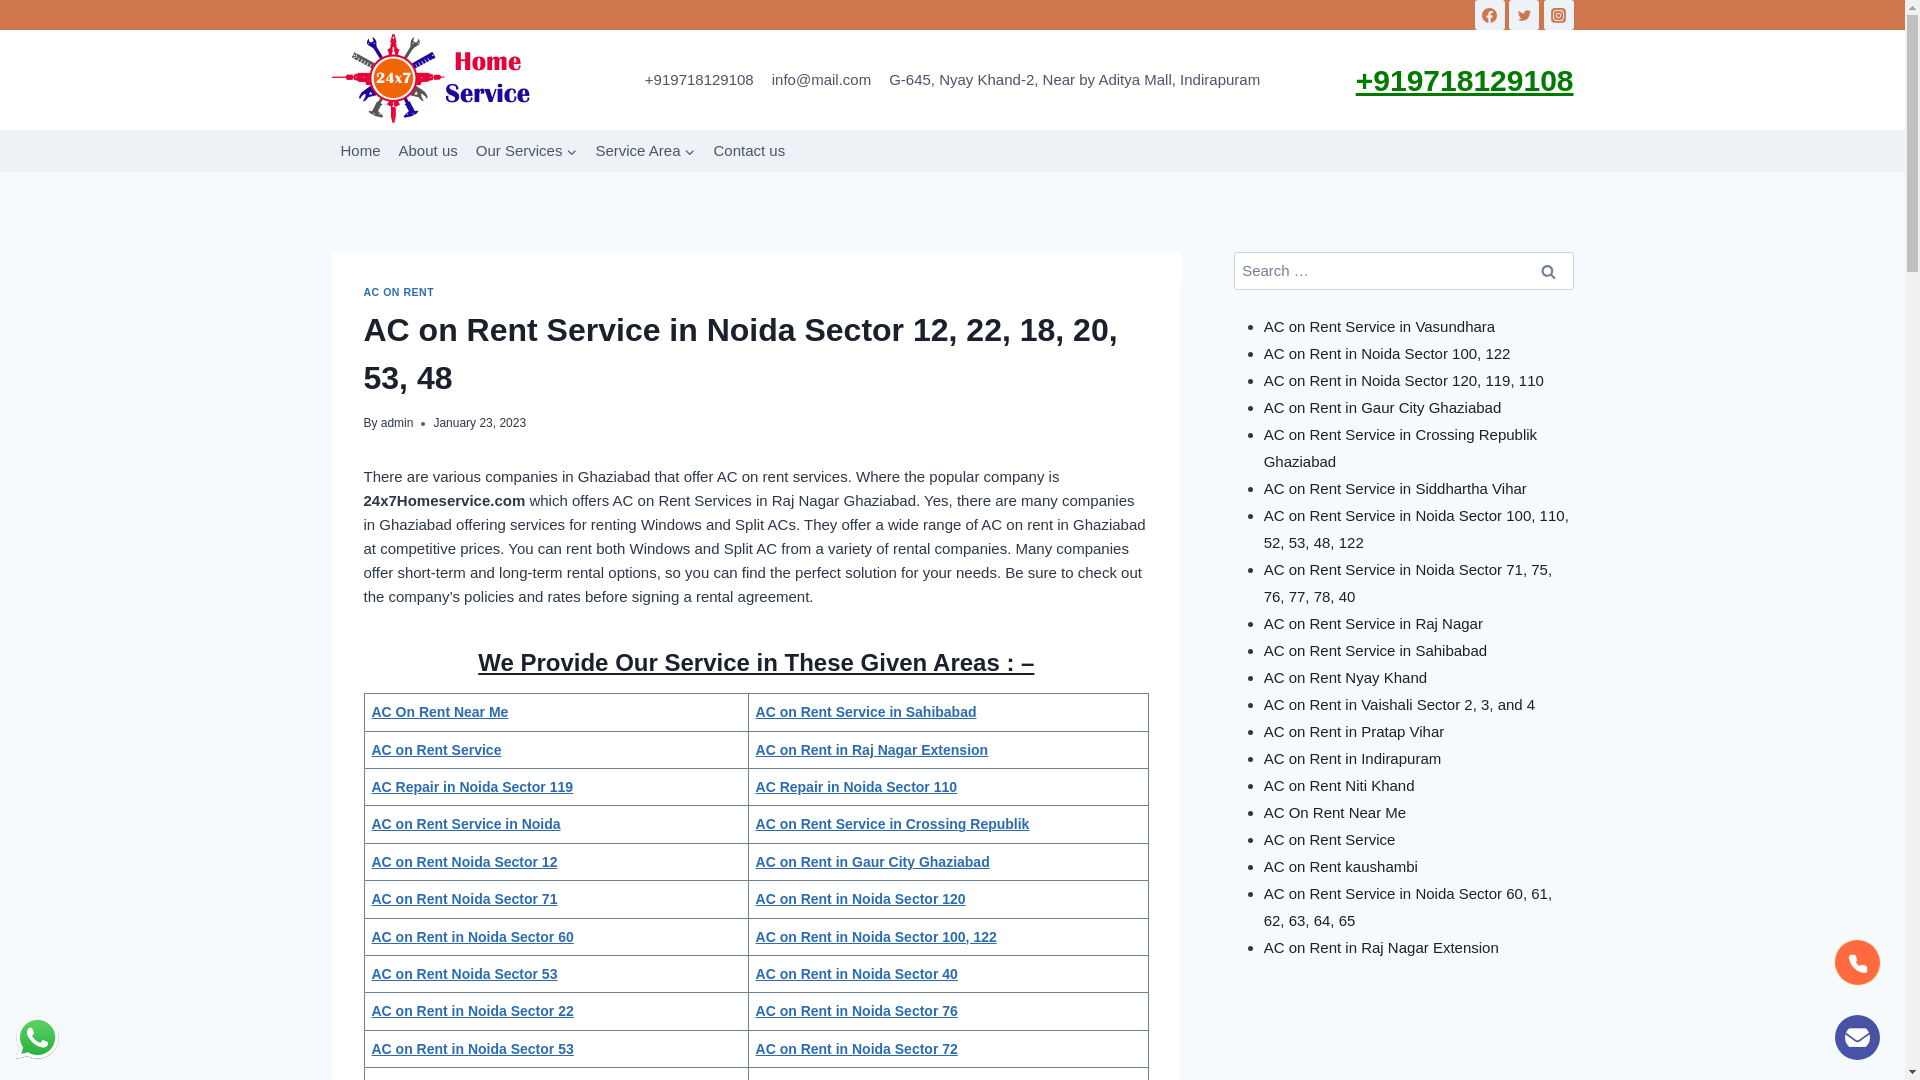  Describe the element at coordinates (872, 749) in the screenshot. I see `'AC on Rent in Raj Nagar Extension'` at that location.